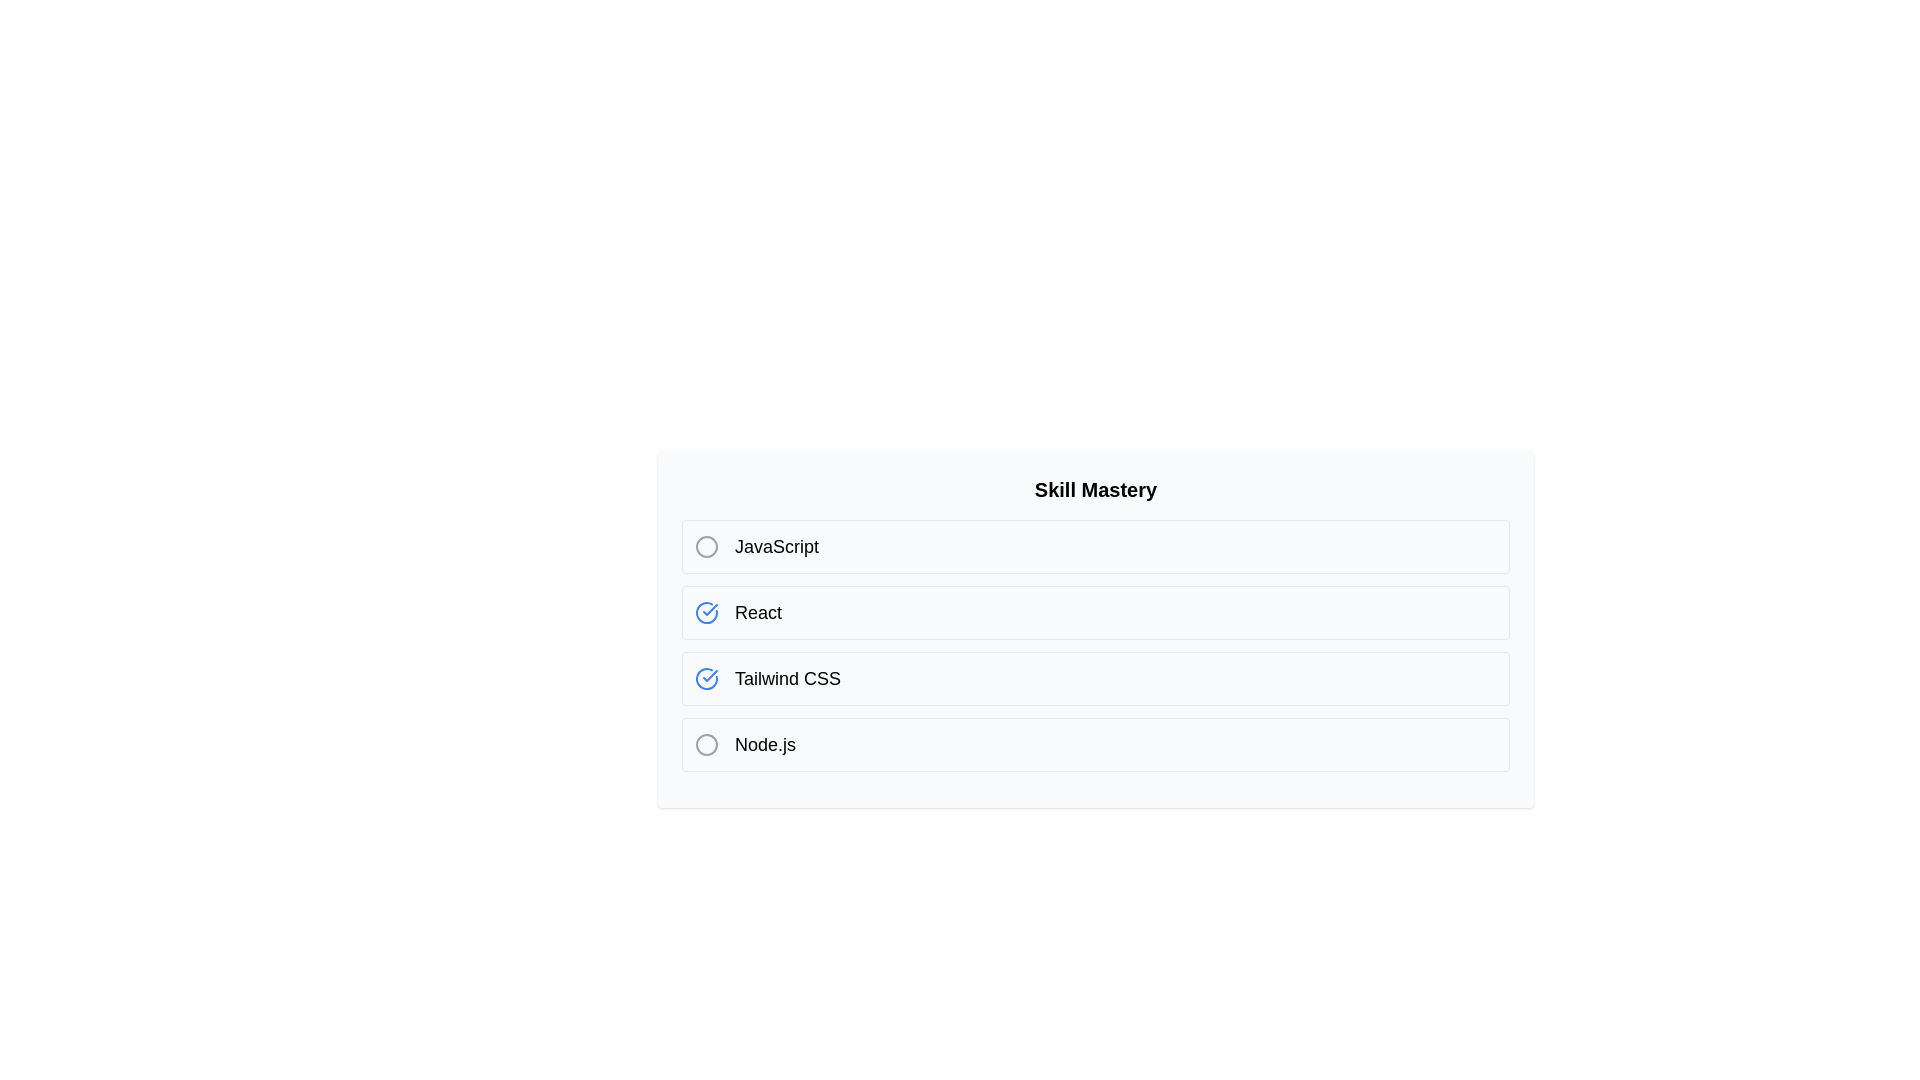 The width and height of the screenshot is (1920, 1080). I want to click on the skill list item React to observe the hover effect, so click(1094, 612).